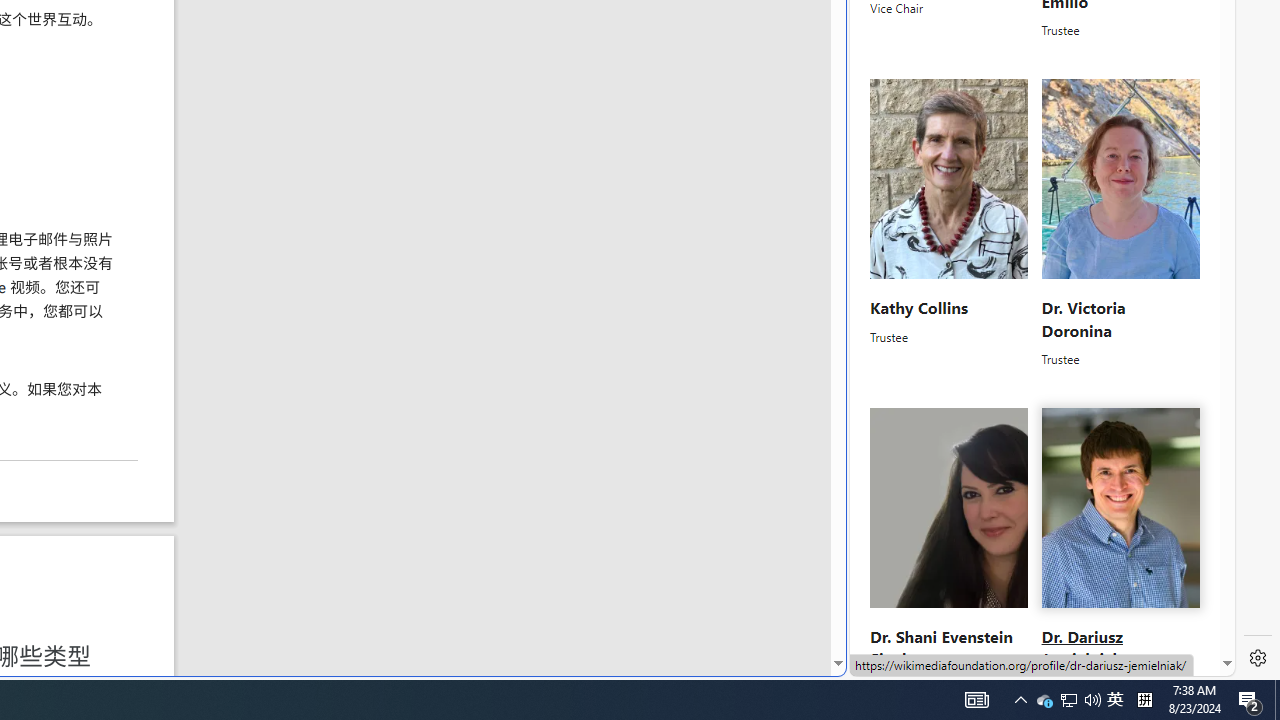  Describe the element at coordinates (1120, 552) in the screenshot. I see `'Dr. Dariusz JemielniakTrustee'` at that location.